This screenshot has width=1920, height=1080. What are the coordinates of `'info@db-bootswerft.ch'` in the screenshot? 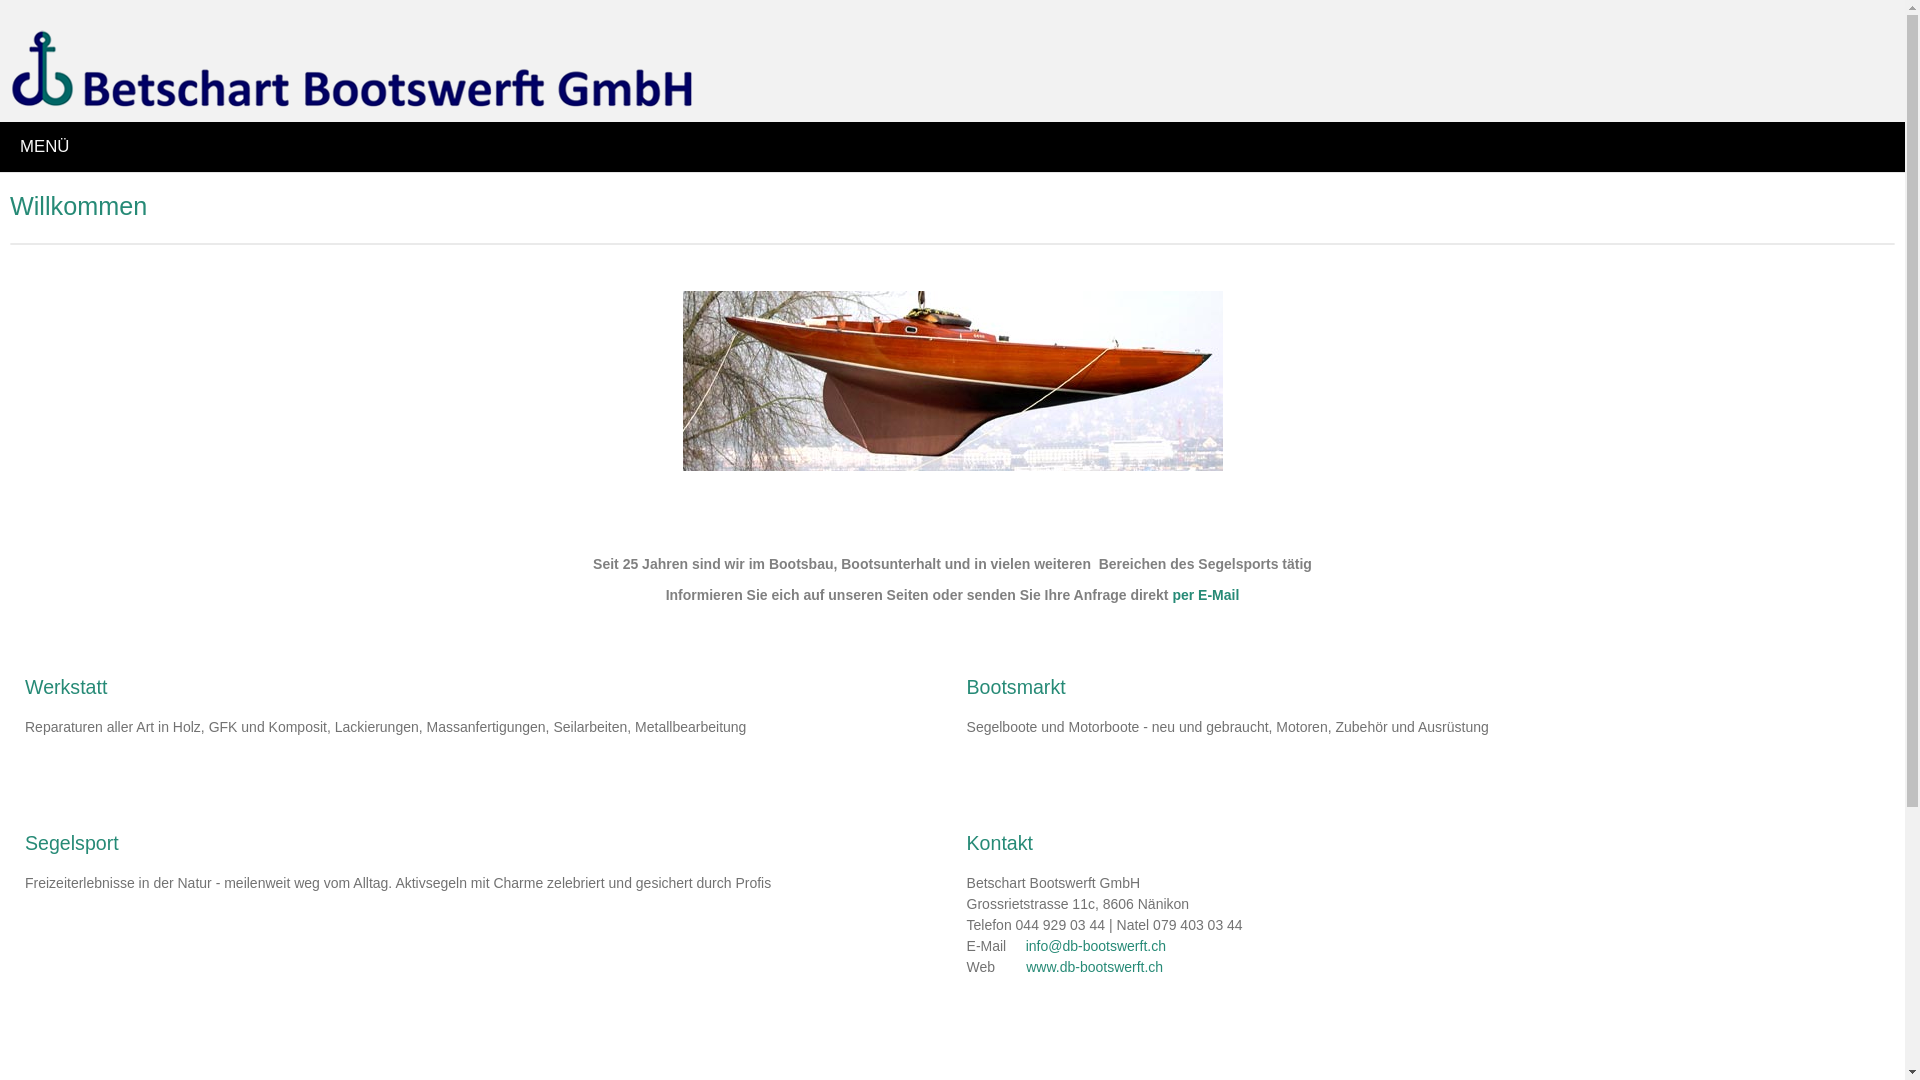 It's located at (1094, 945).